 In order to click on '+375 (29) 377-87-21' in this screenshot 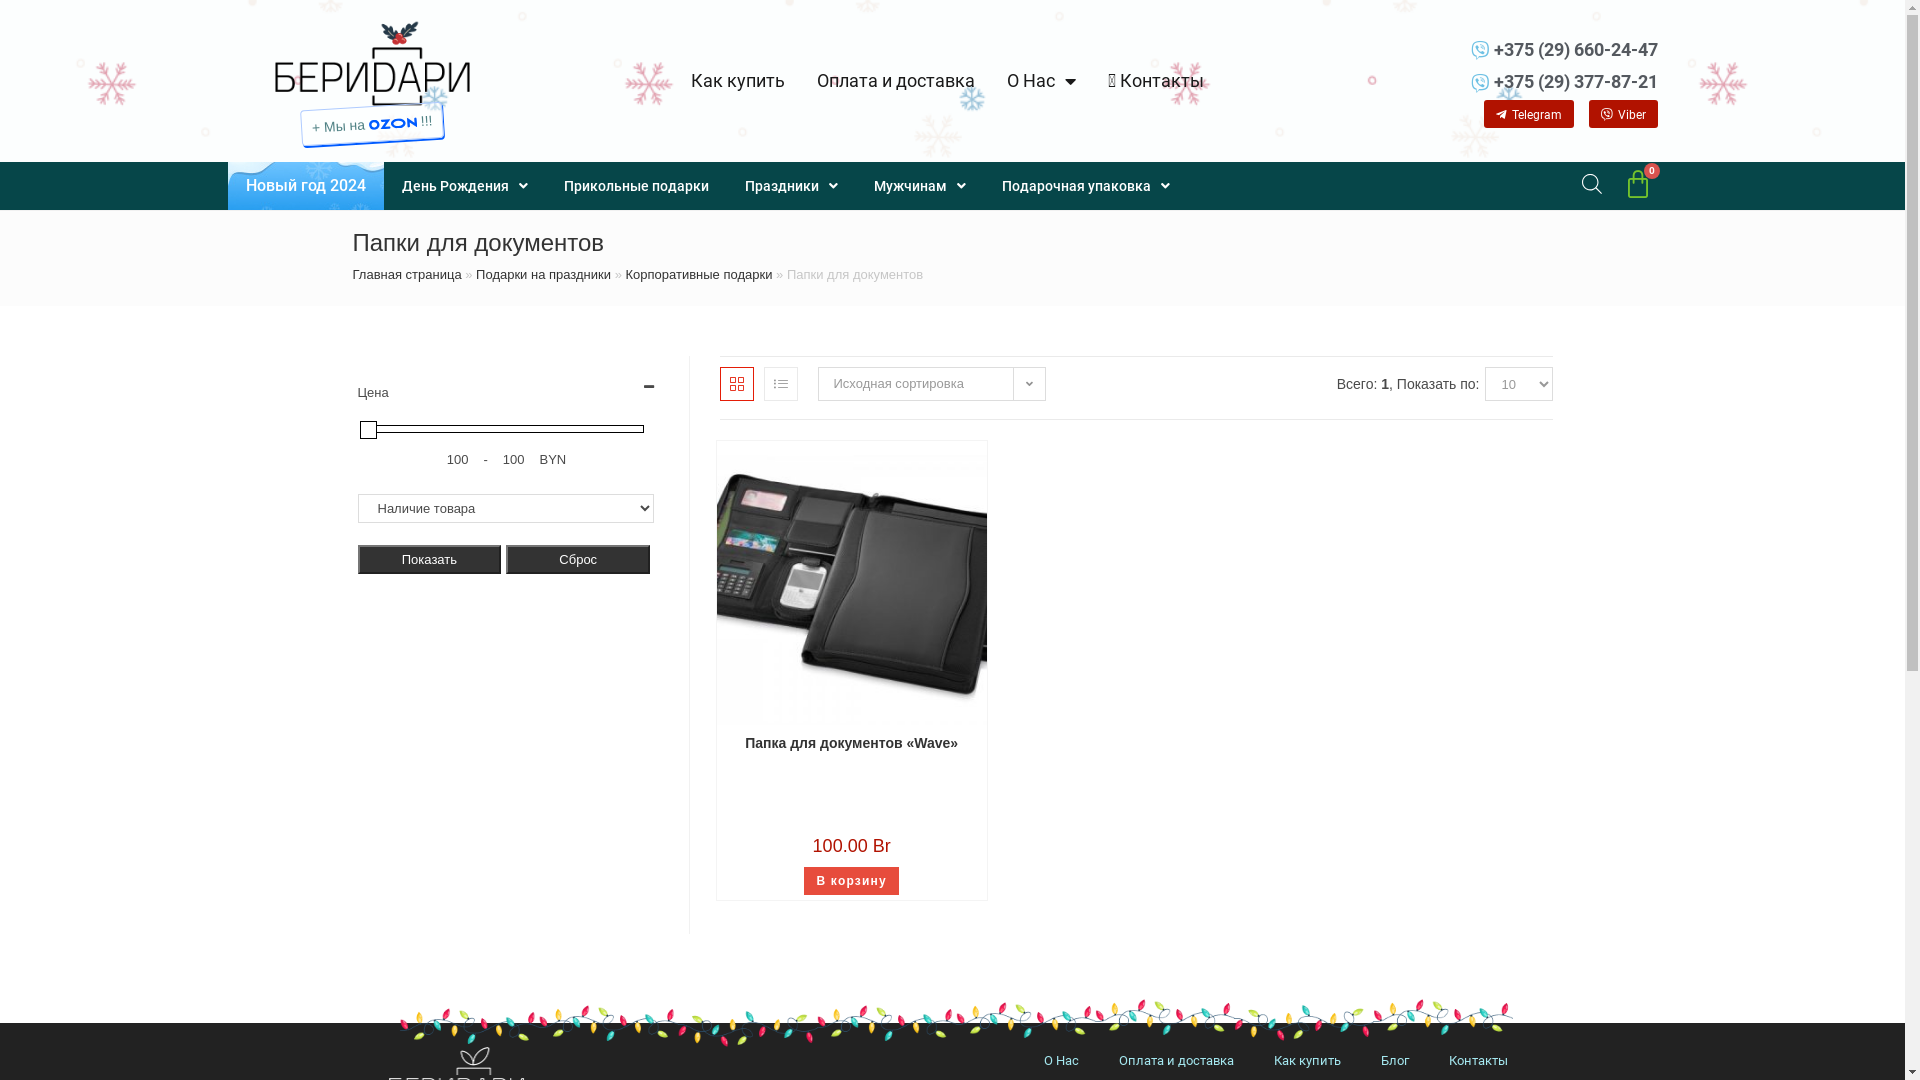, I will do `click(1521, 80)`.